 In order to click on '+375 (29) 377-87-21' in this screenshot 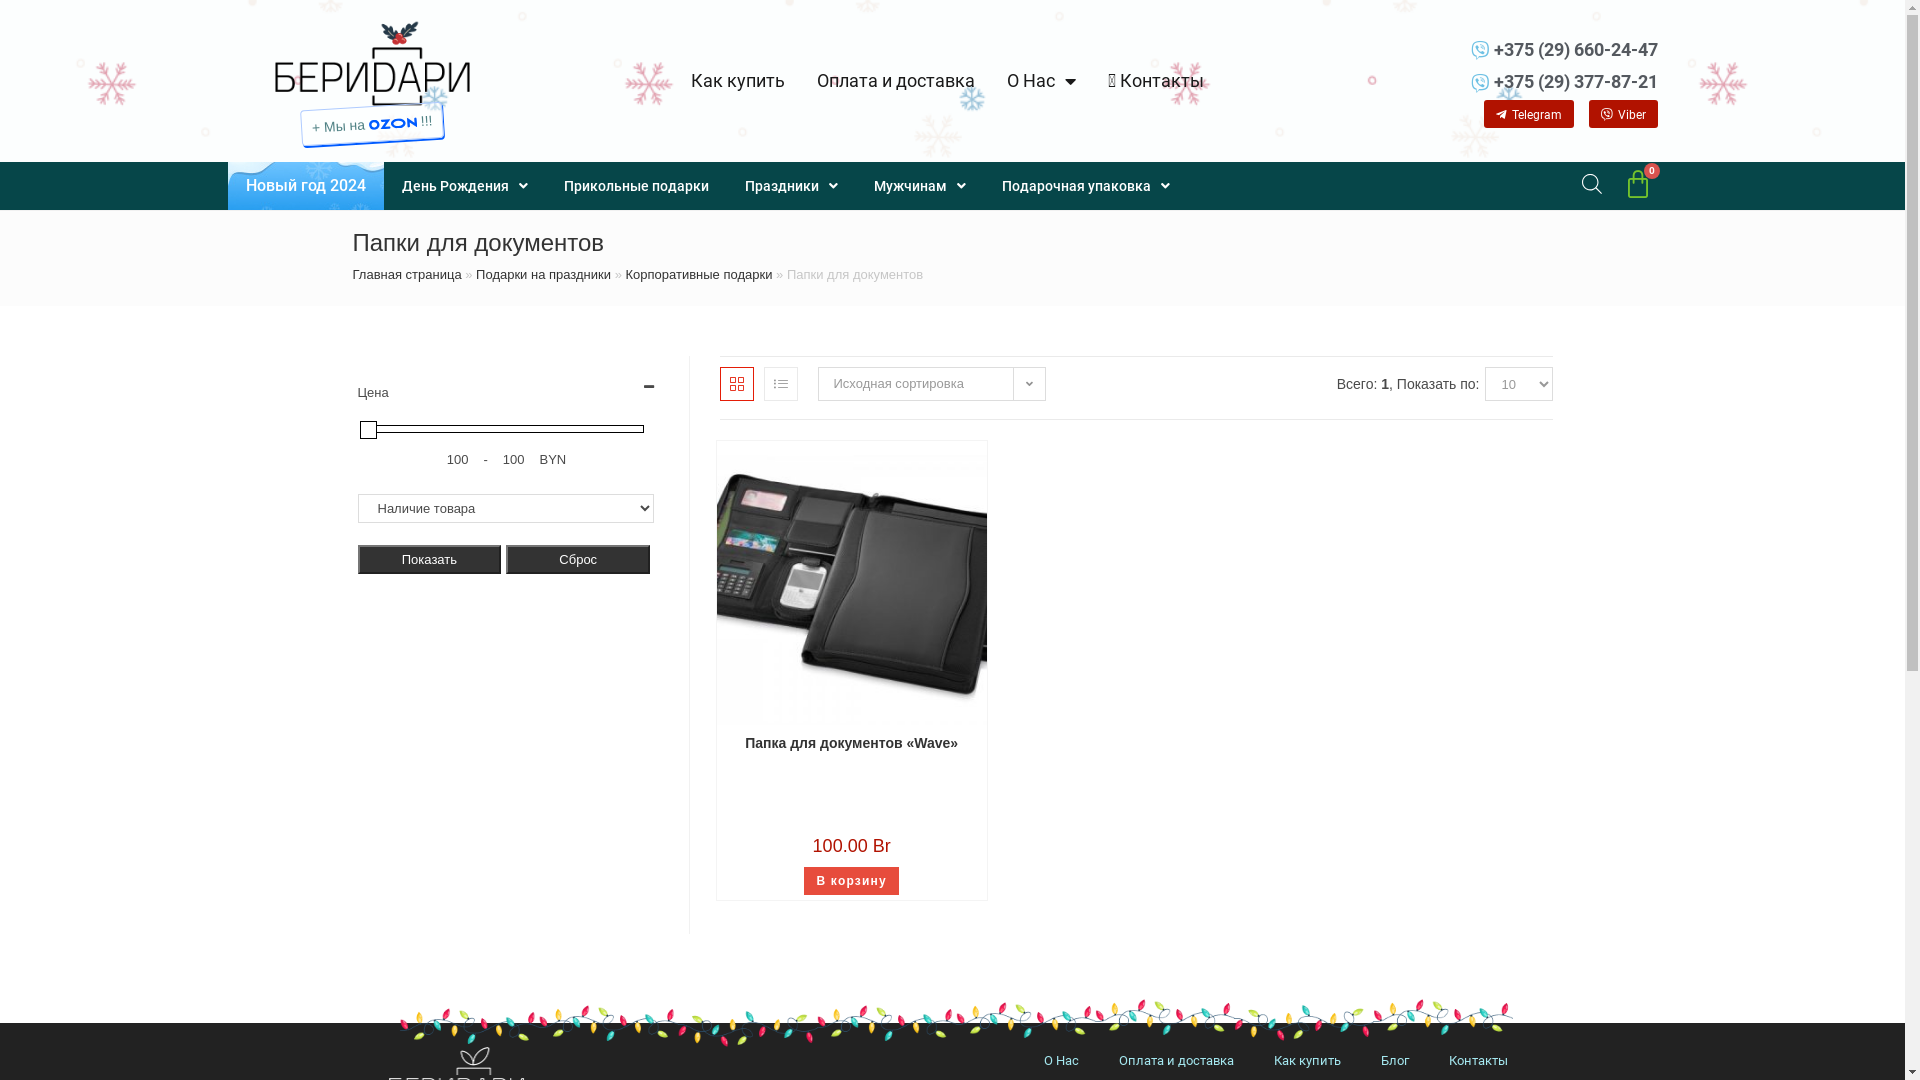, I will do `click(1521, 80)`.